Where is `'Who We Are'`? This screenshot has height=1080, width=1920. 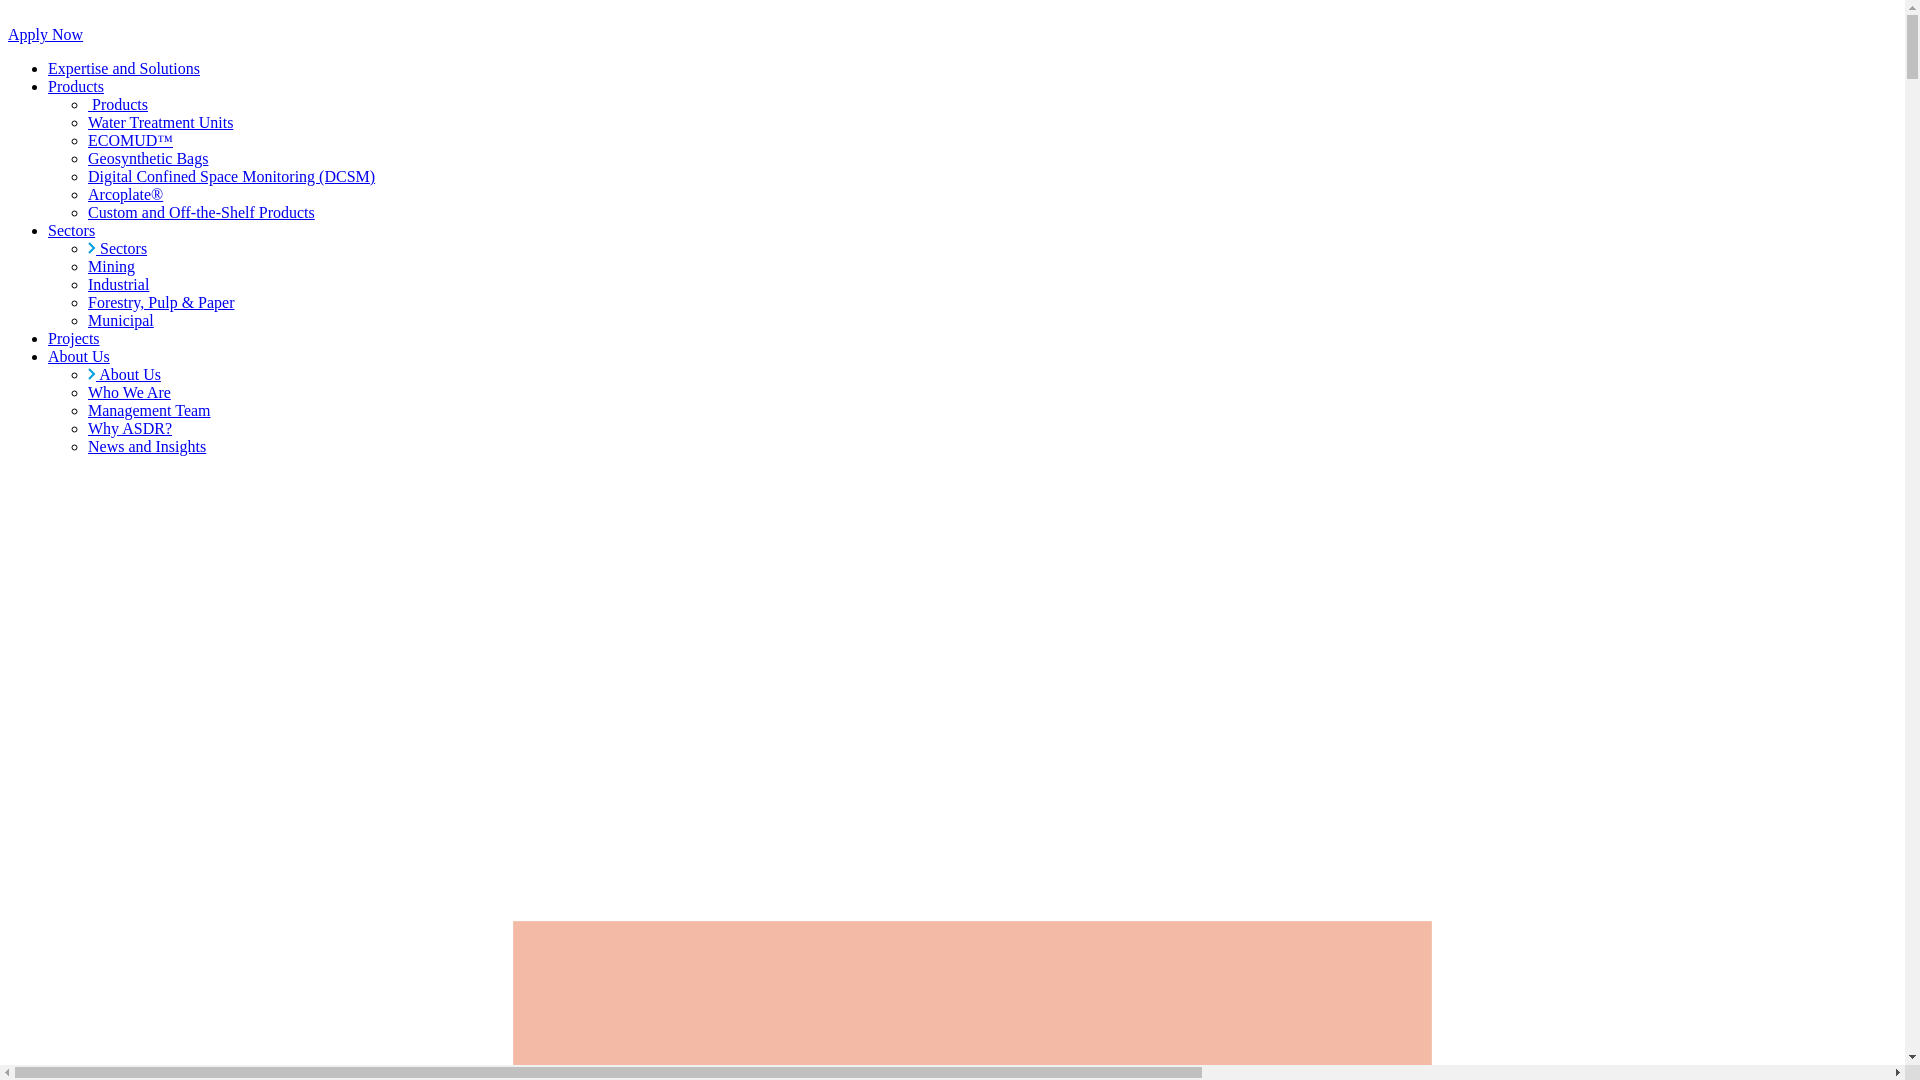
'Who We Are' is located at coordinates (128, 392).